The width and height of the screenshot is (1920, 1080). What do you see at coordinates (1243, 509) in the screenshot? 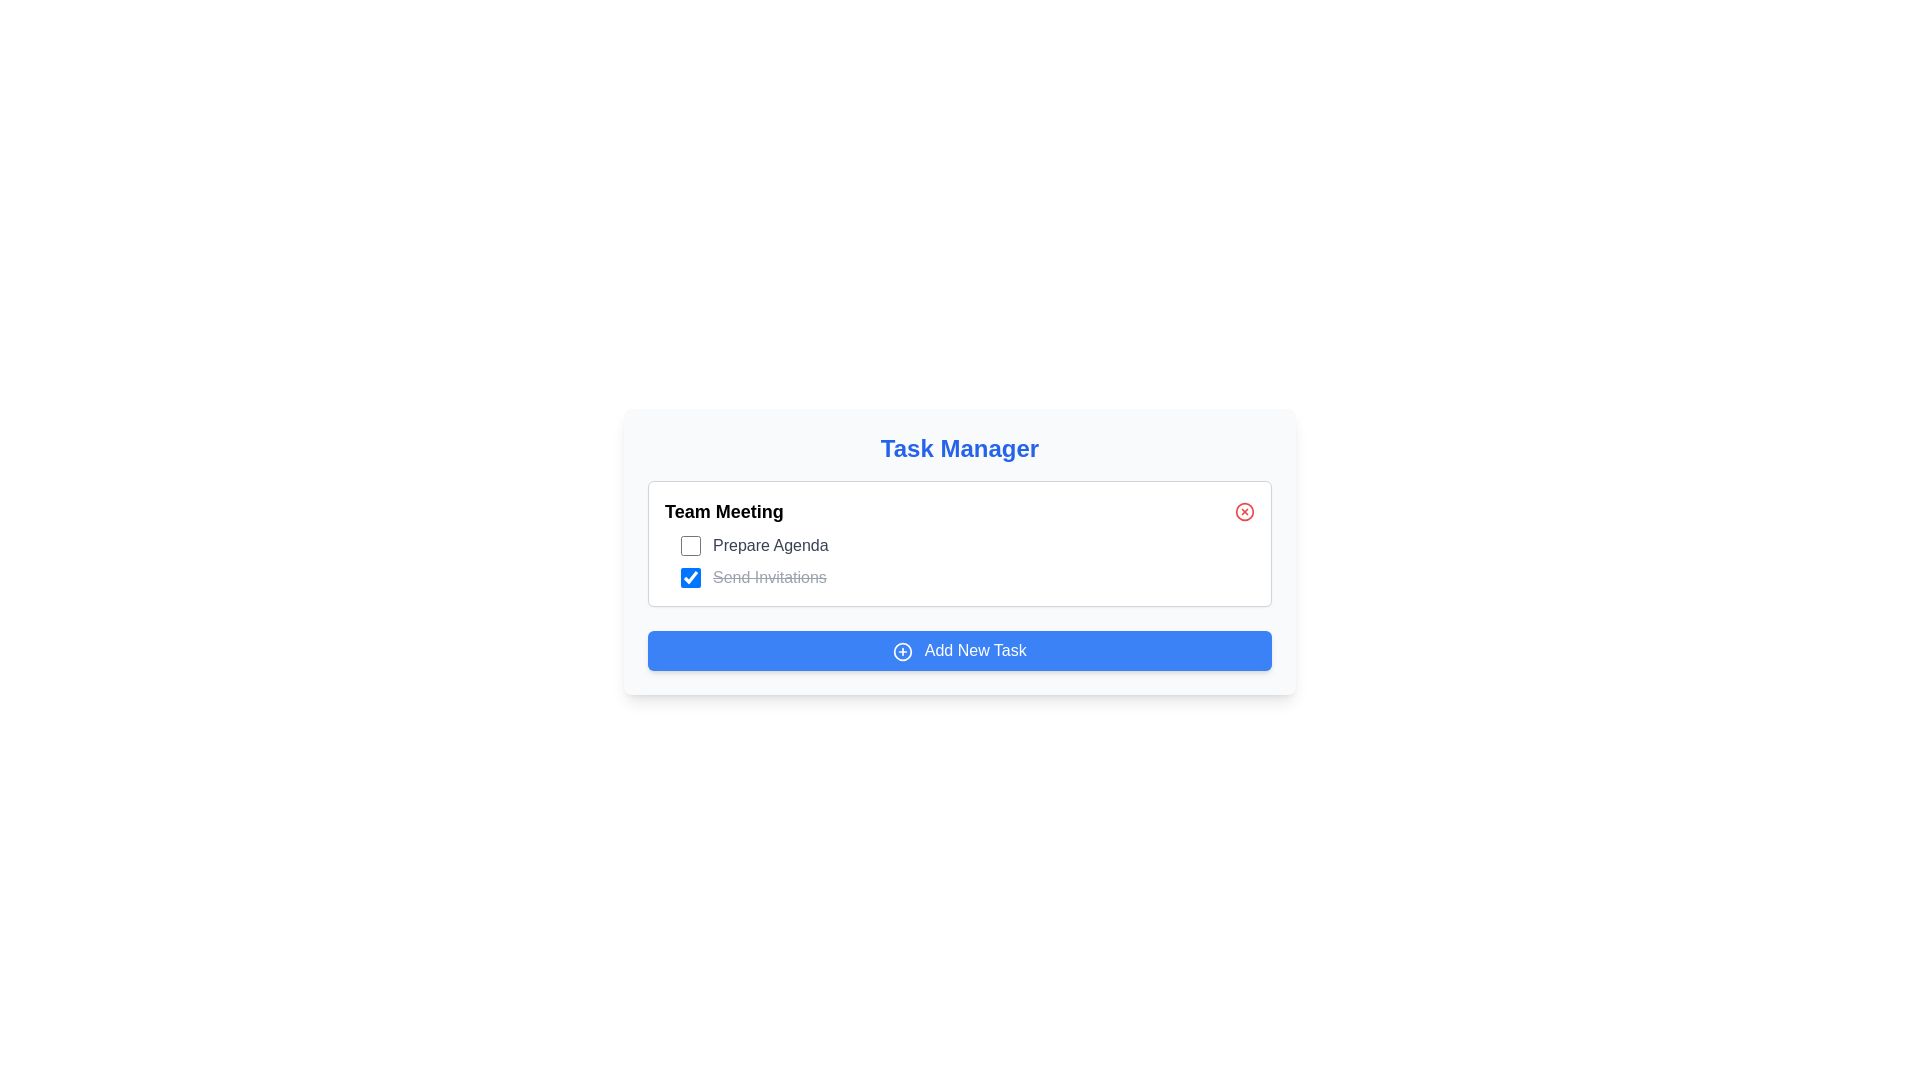
I see `the Decorative icon (circle) located to the right of the 'Team Meeting' heading, which indicates an interactive behavior for dismissing or closing its associated task` at bounding box center [1243, 509].